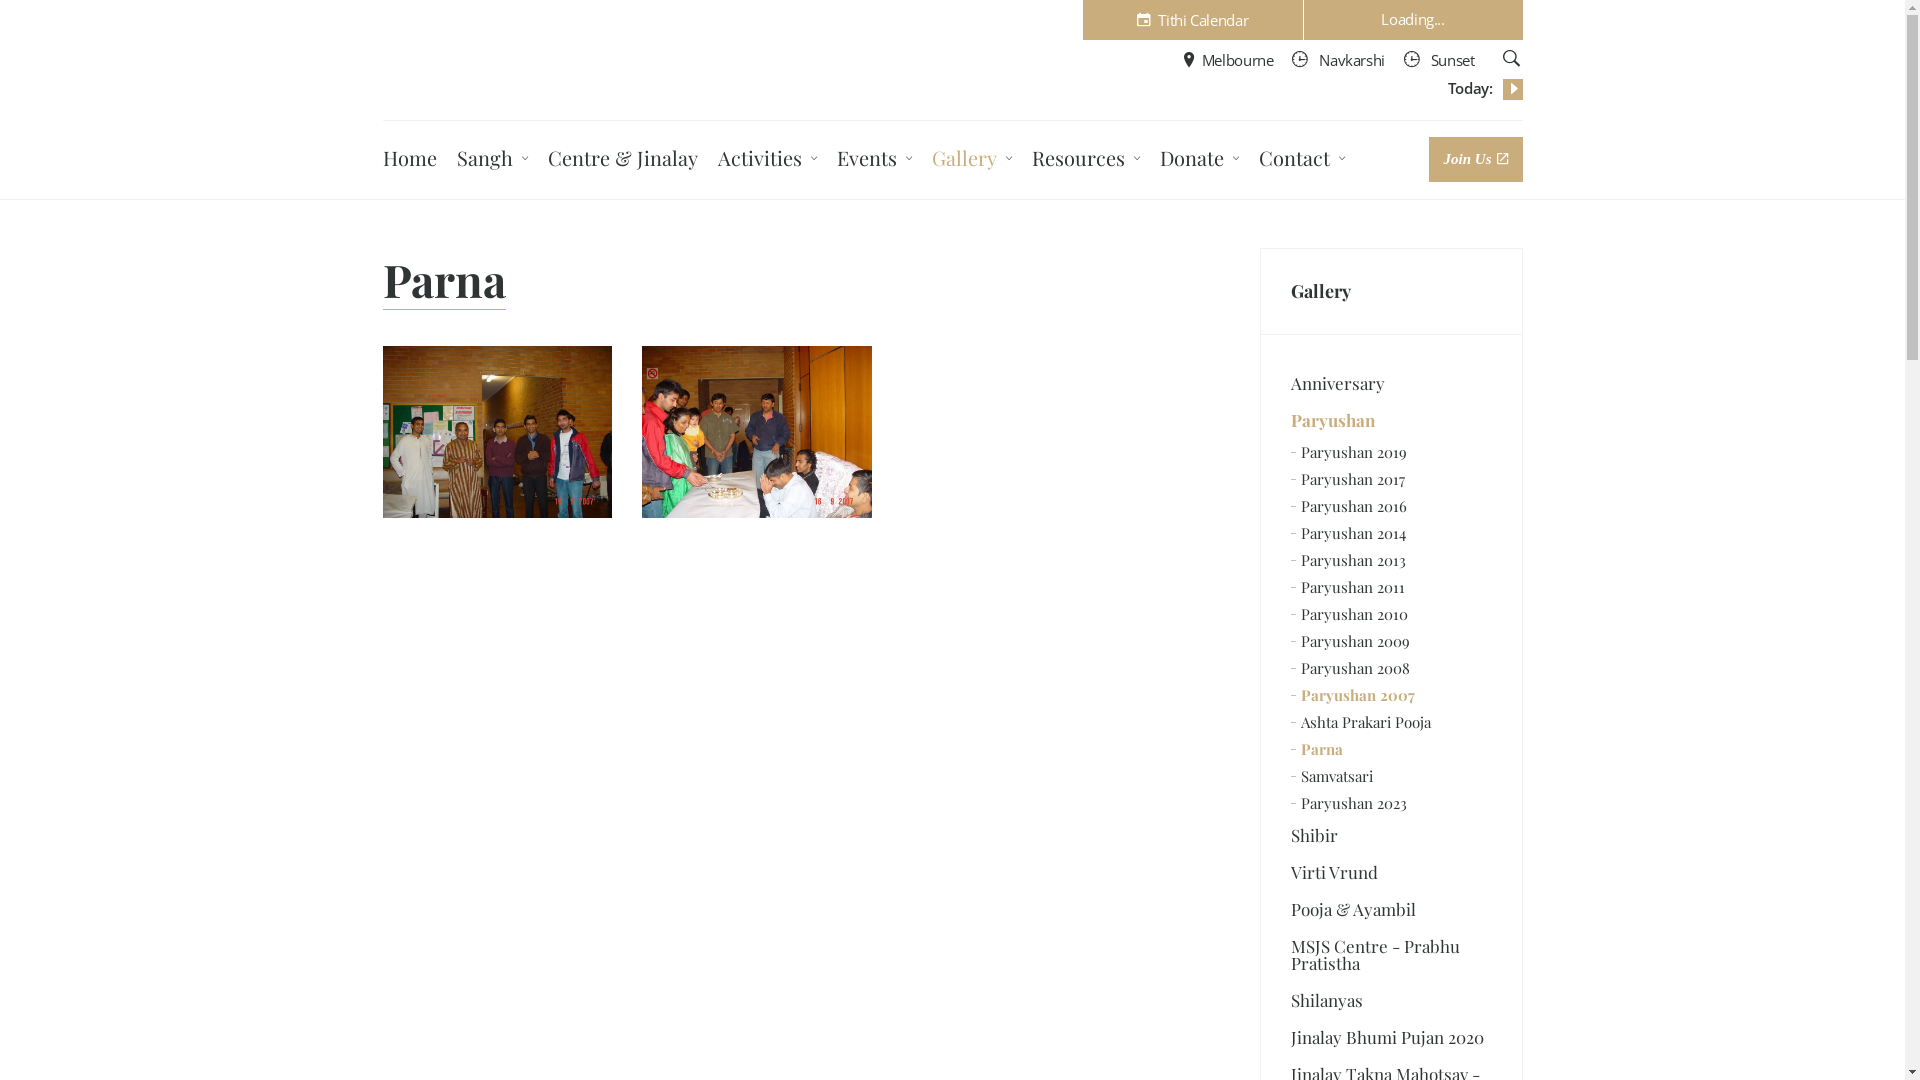  I want to click on 'Events', so click(878, 160).